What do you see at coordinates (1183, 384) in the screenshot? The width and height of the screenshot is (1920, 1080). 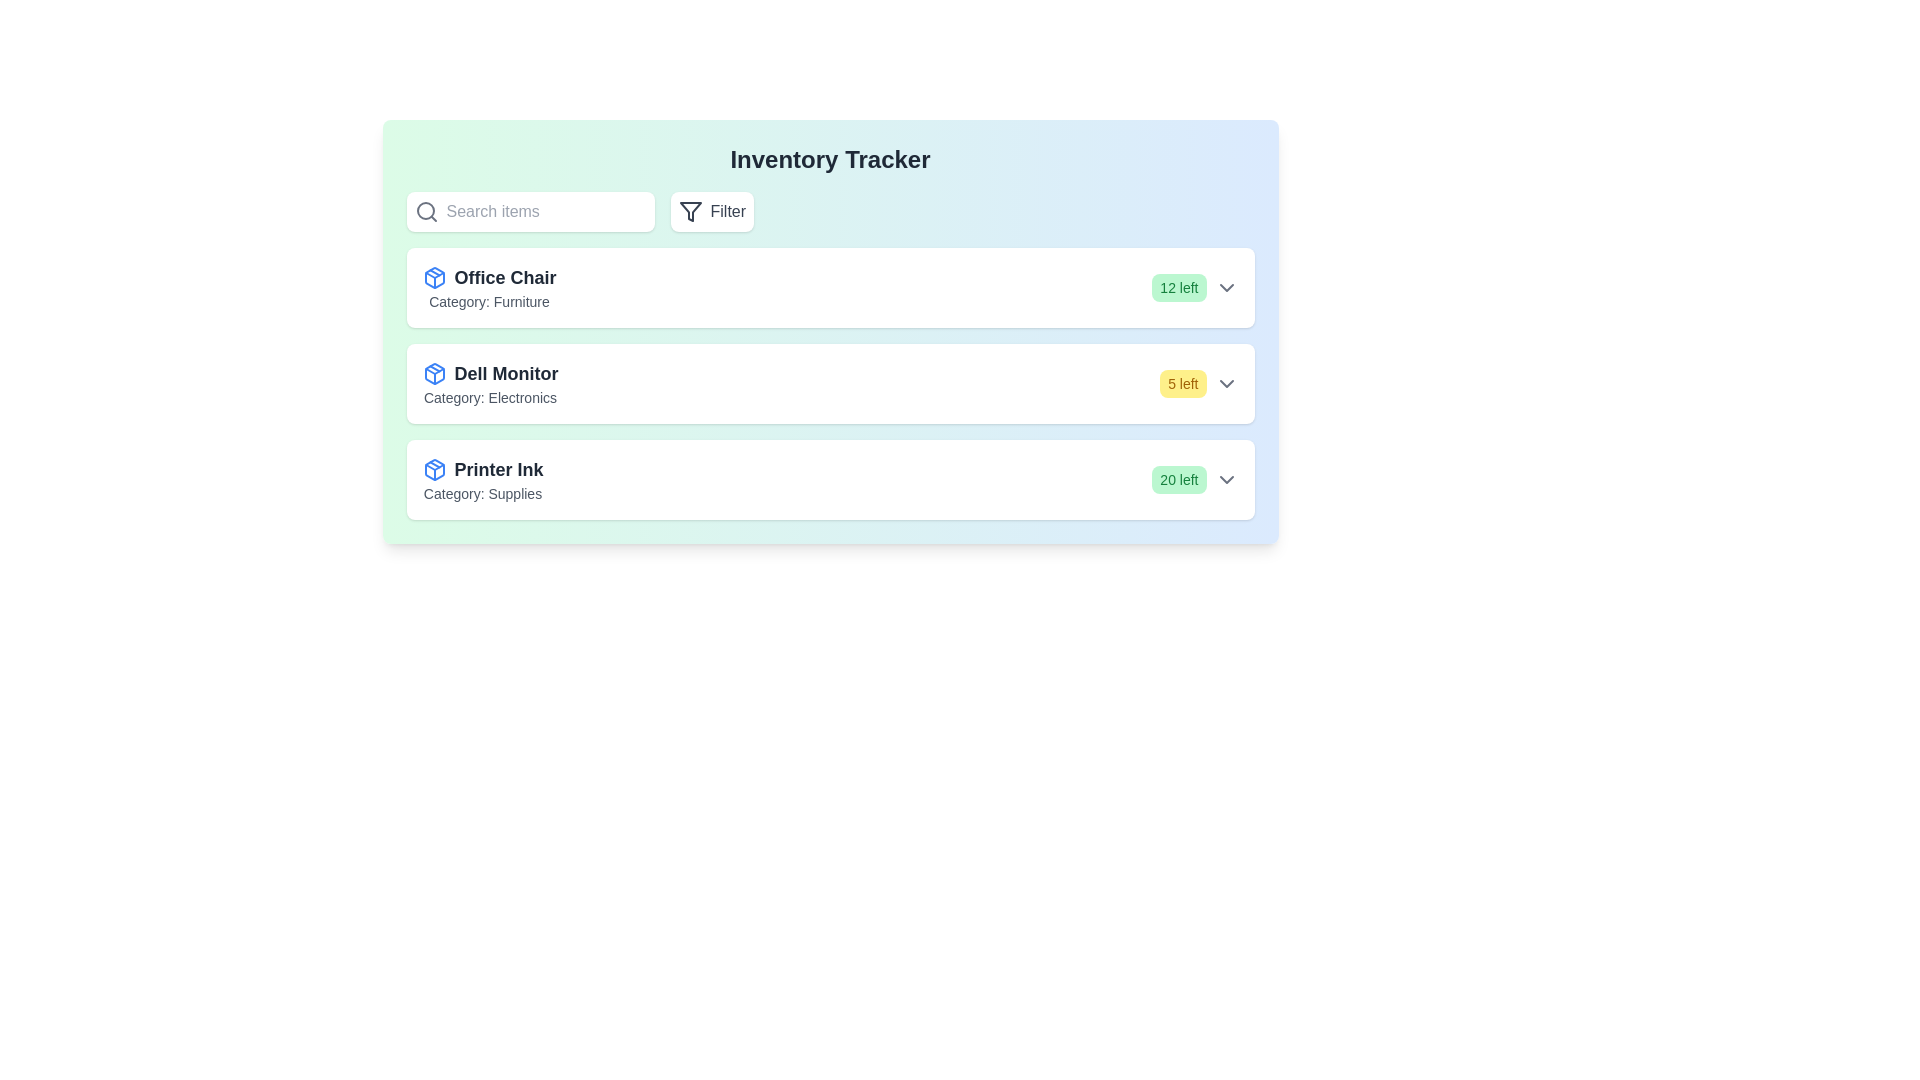 I see `the stock badge for Dell Monitor to observe its stock level` at bounding box center [1183, 384].